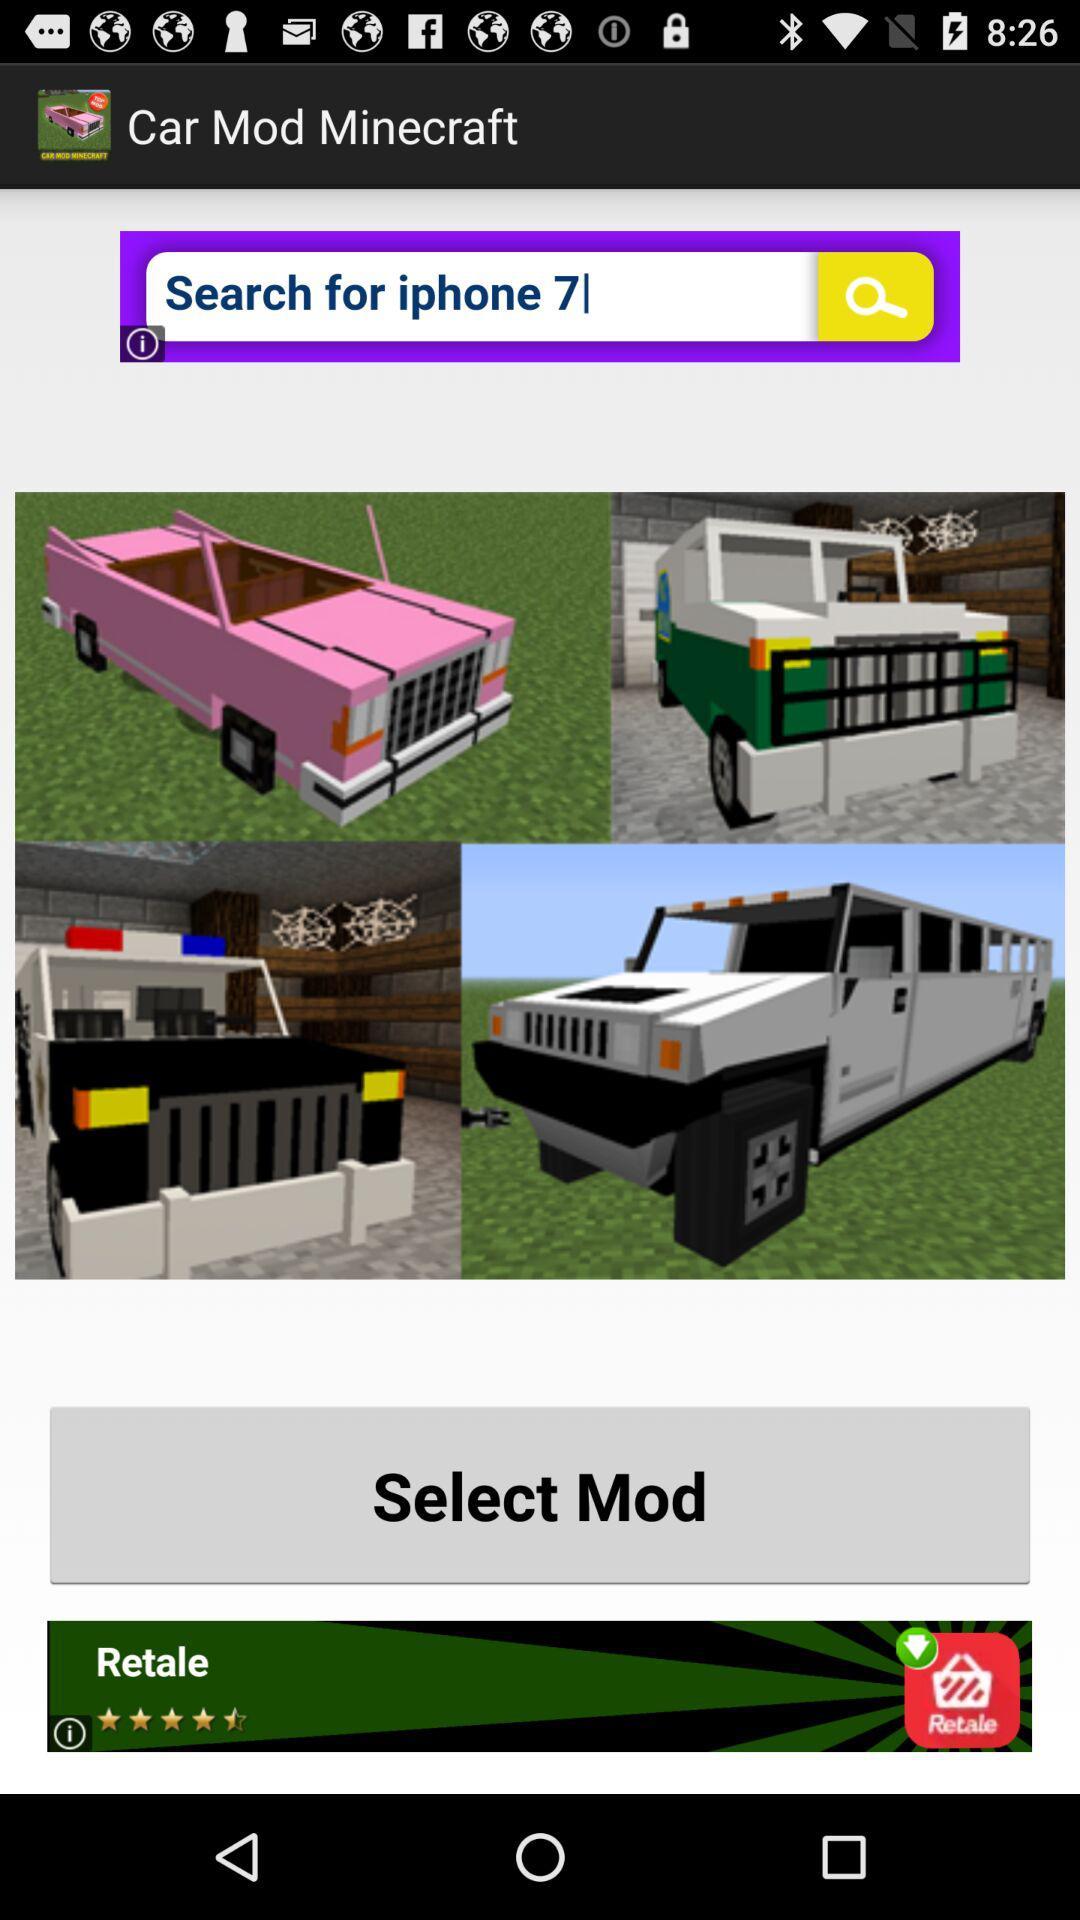 The height and width of the screenshot is (1920, 1080). What do you see at coordinates (540, 295) in the screenshot?
I see `search text` at bounding box center [540, 295].